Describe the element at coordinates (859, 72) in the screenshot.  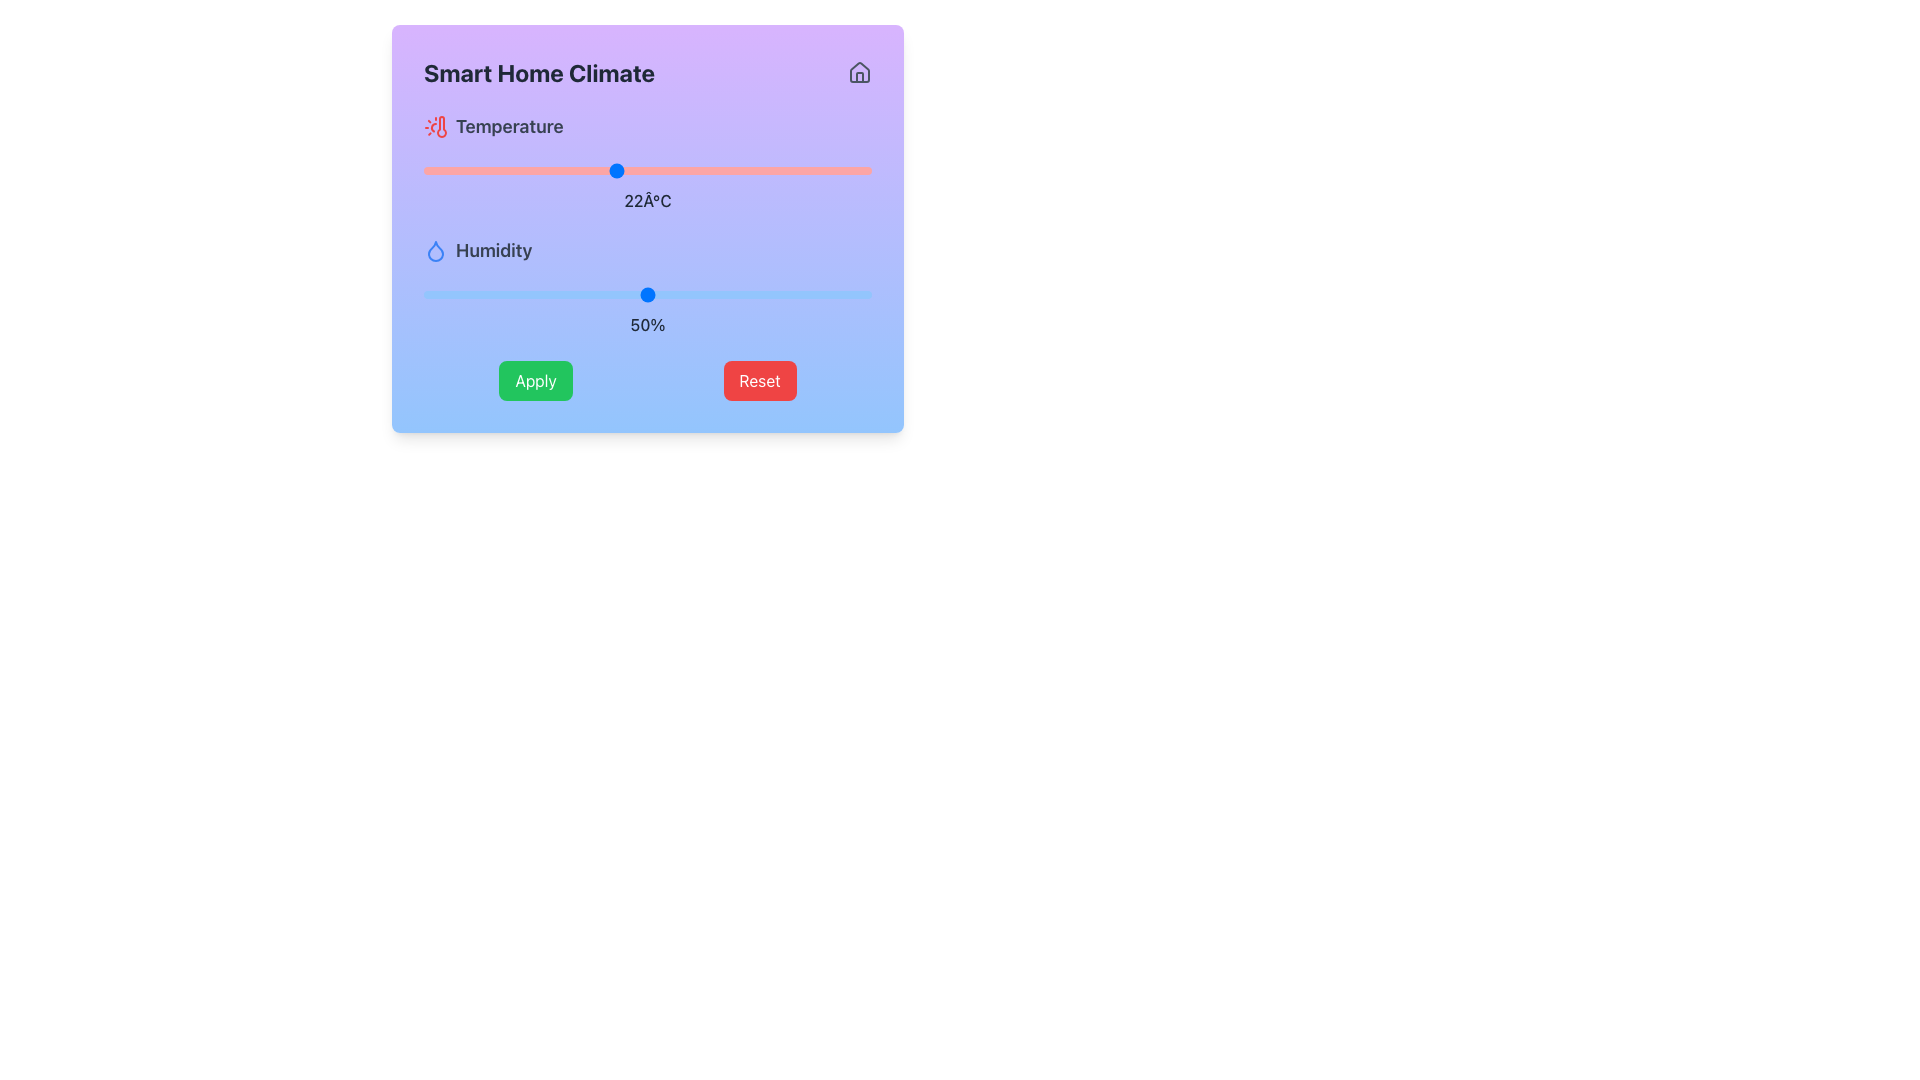
I see `the house icon located in the upper-right corner next to the title text 'Smart Home Climate'` at that location.